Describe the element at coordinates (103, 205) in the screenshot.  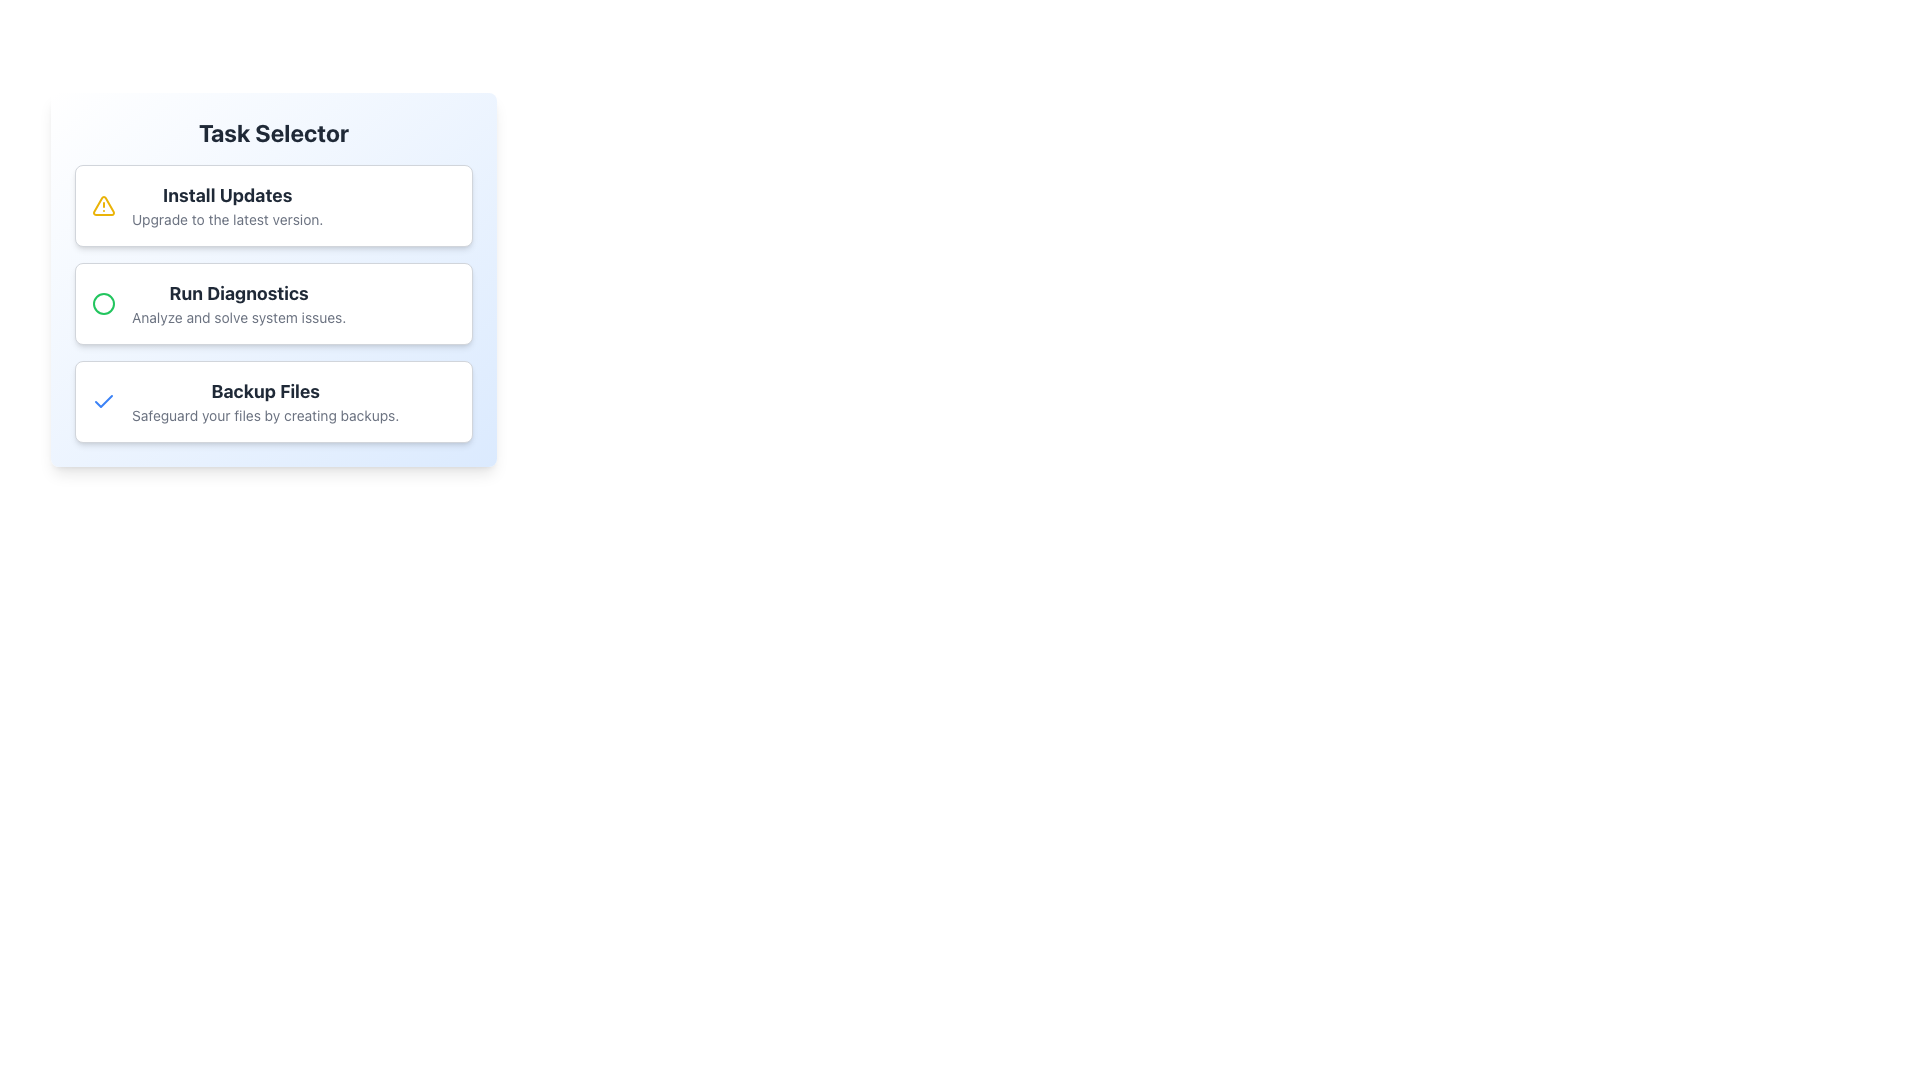
I see `the caution or warning icon located to the left of the 'Install Updates' text in the 'Task Selector' section` at that location.